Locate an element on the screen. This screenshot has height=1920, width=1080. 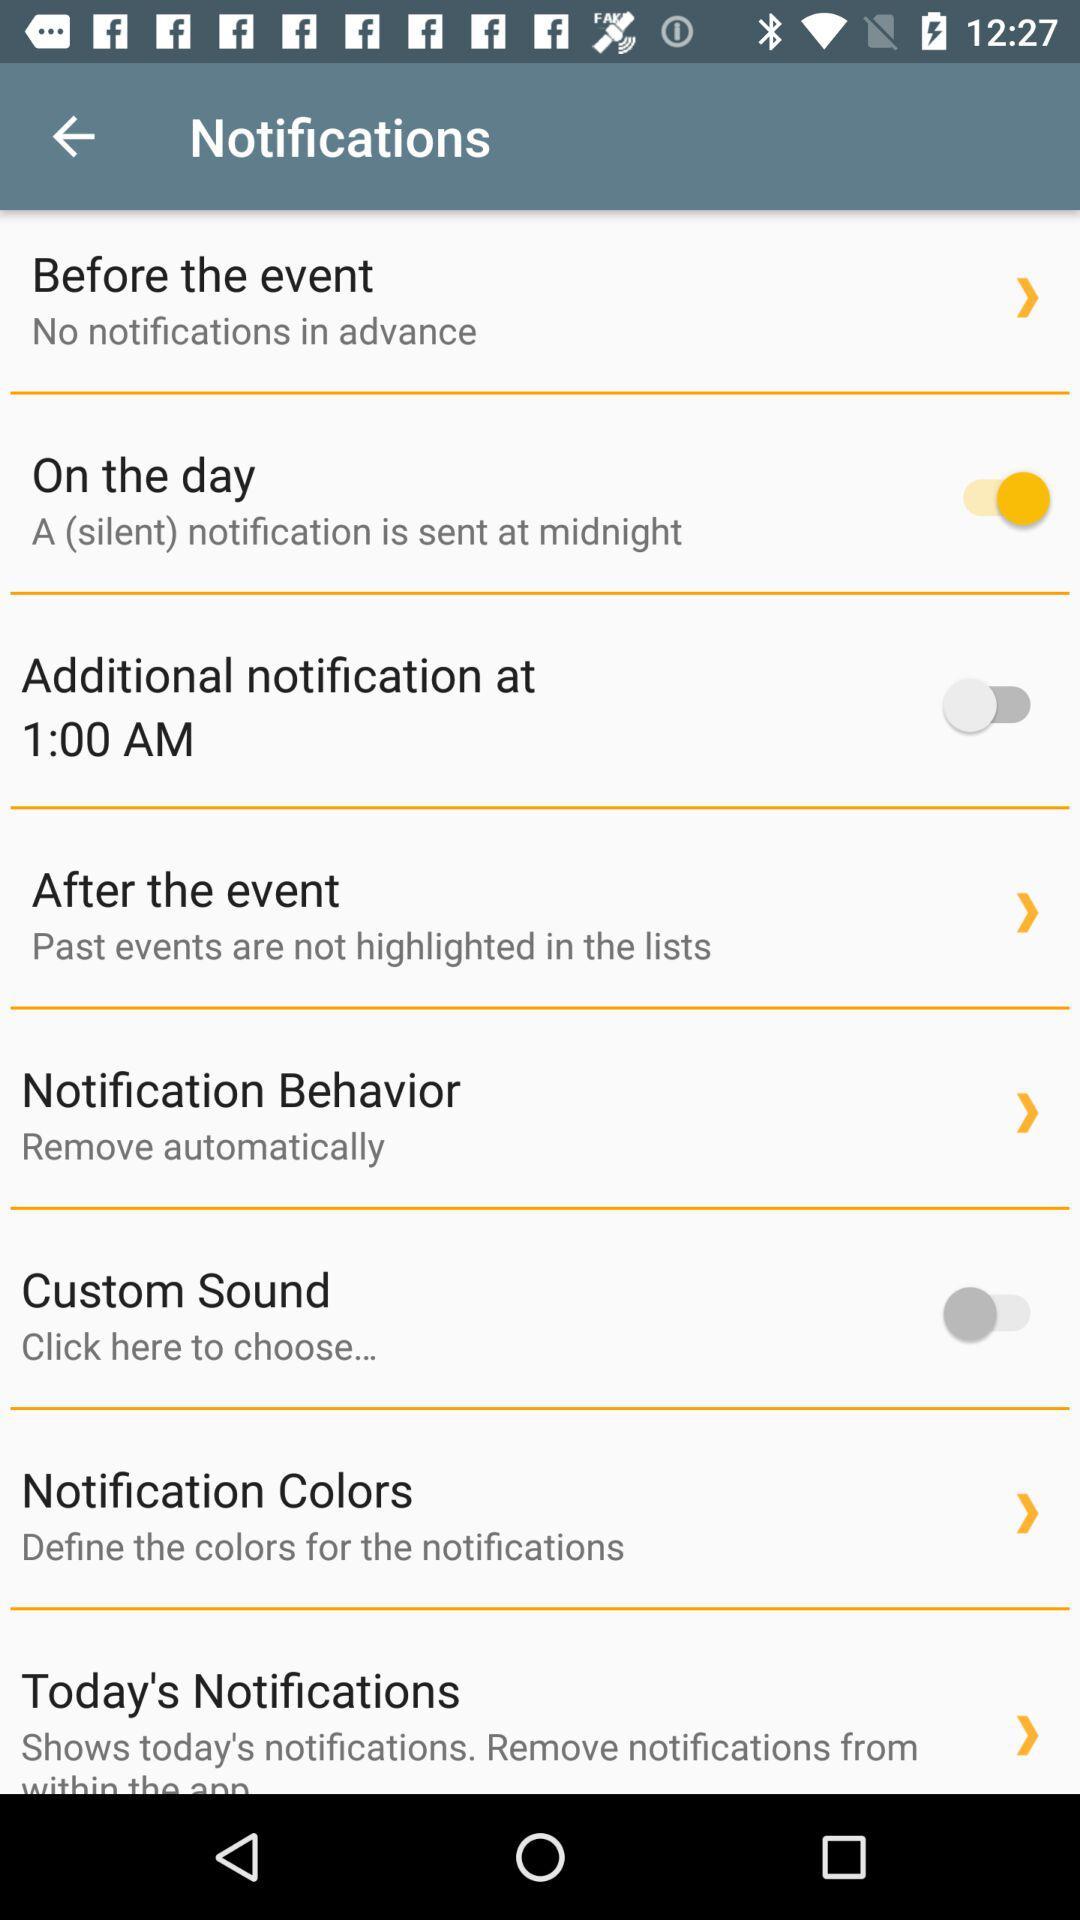
choose sound is located at coordinates (472, 1345).